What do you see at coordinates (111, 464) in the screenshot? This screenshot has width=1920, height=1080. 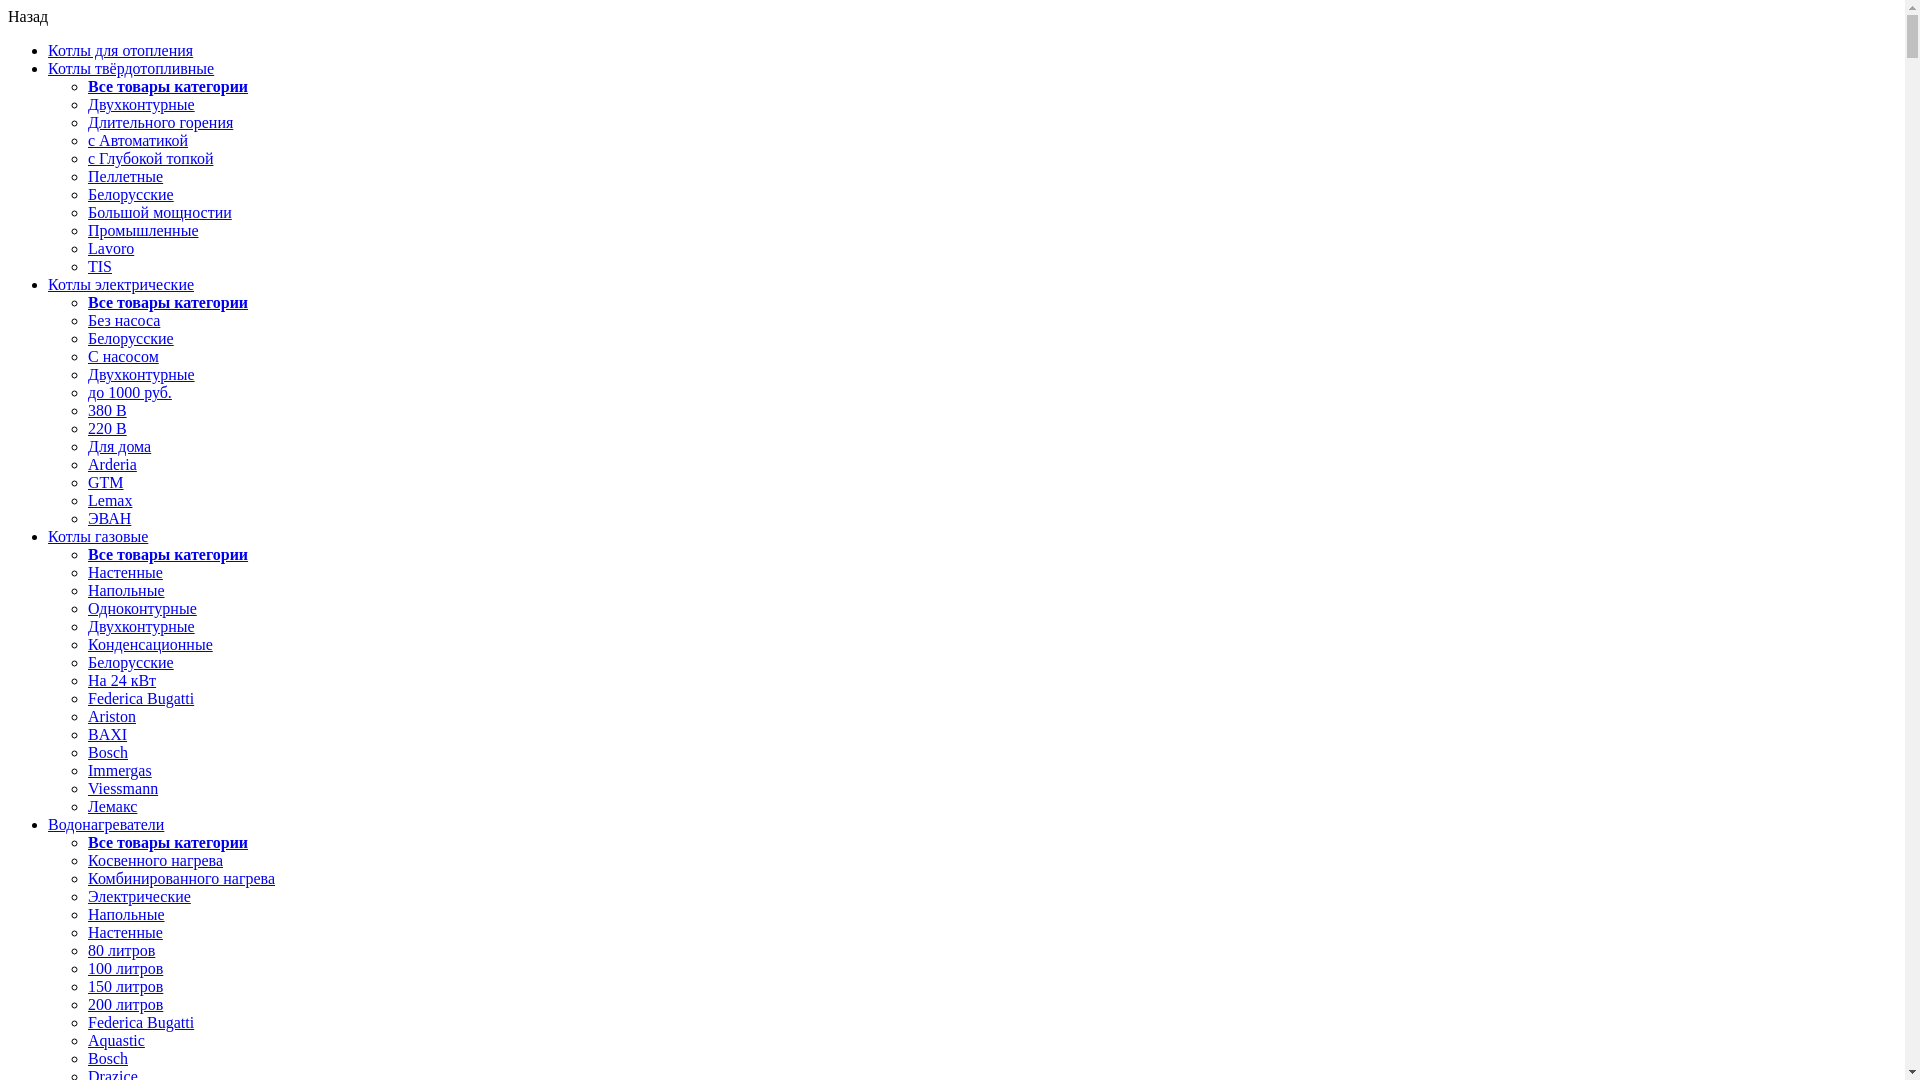 I see `'Arderia'` at bounding box center [111, 464].